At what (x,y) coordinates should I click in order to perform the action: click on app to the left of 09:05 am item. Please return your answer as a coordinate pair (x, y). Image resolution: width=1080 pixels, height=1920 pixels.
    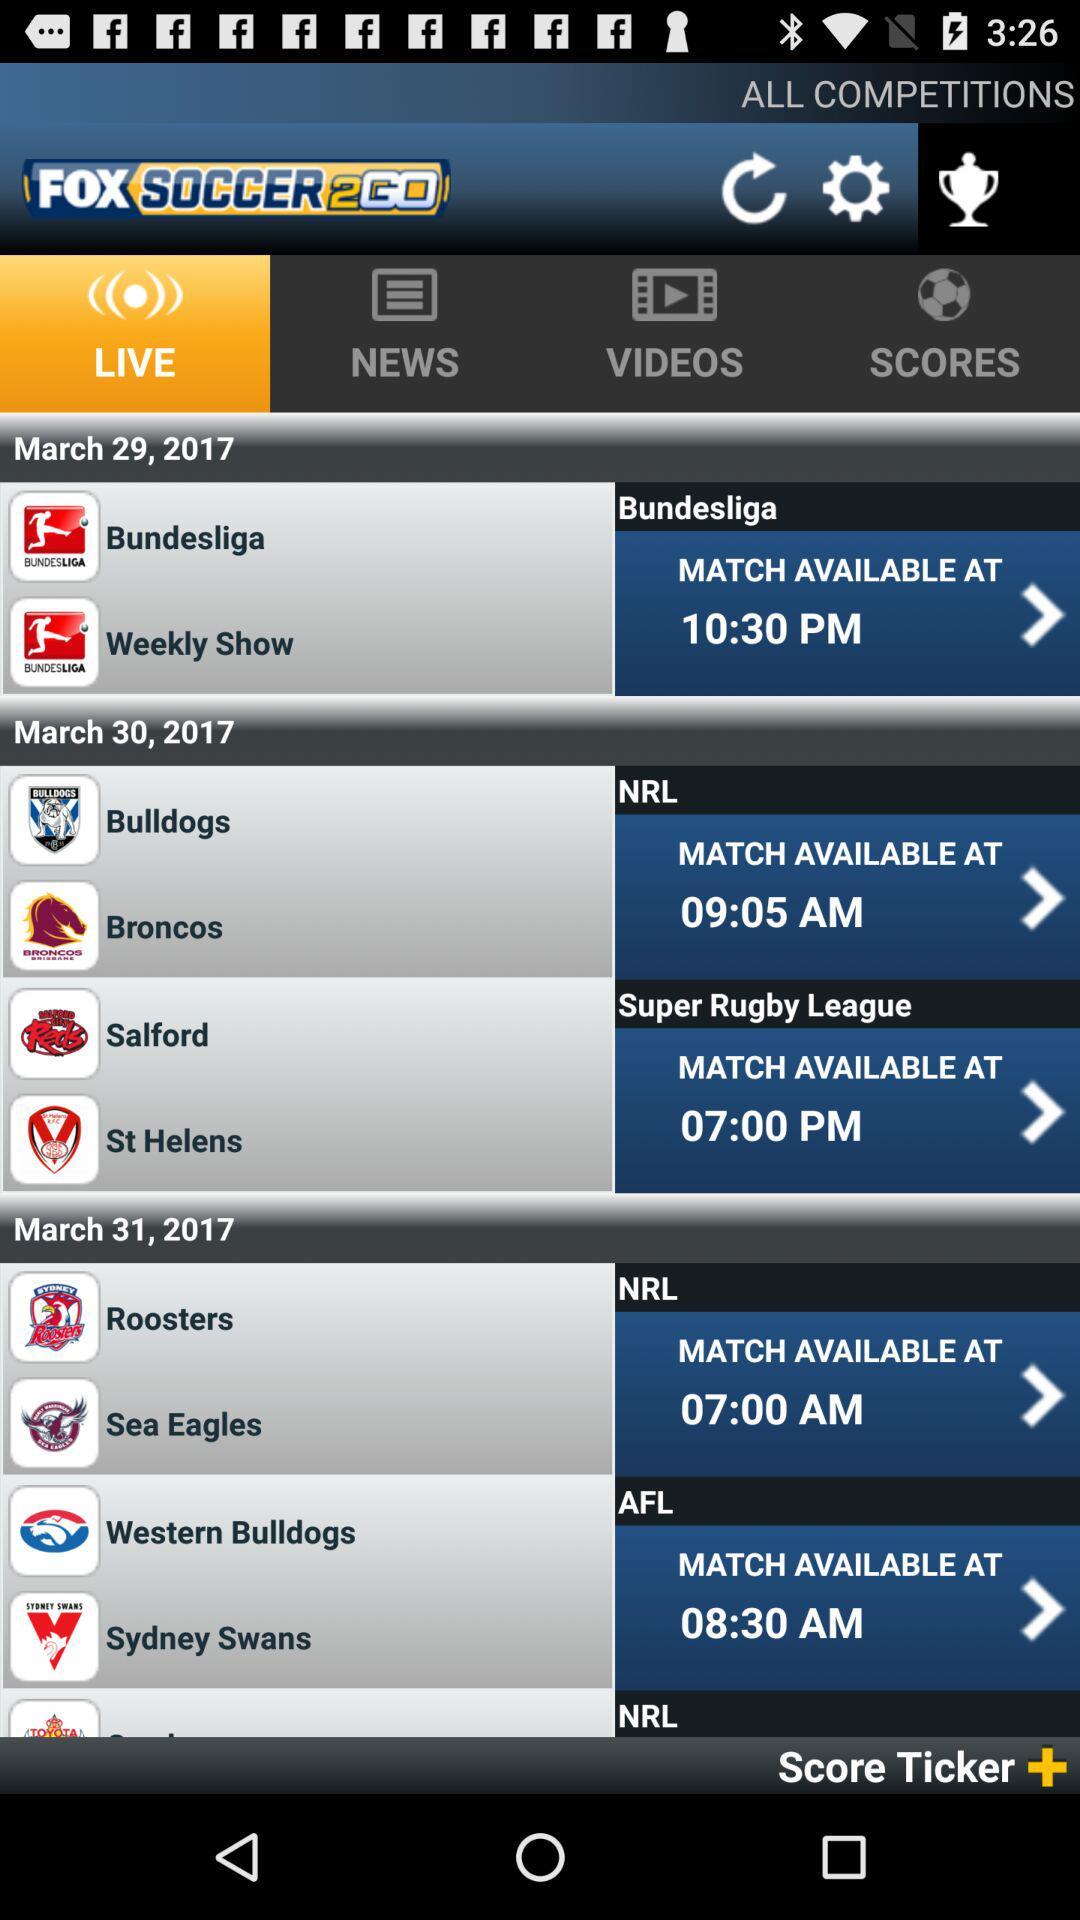
    Looking at the image, I should click on (167, 924).